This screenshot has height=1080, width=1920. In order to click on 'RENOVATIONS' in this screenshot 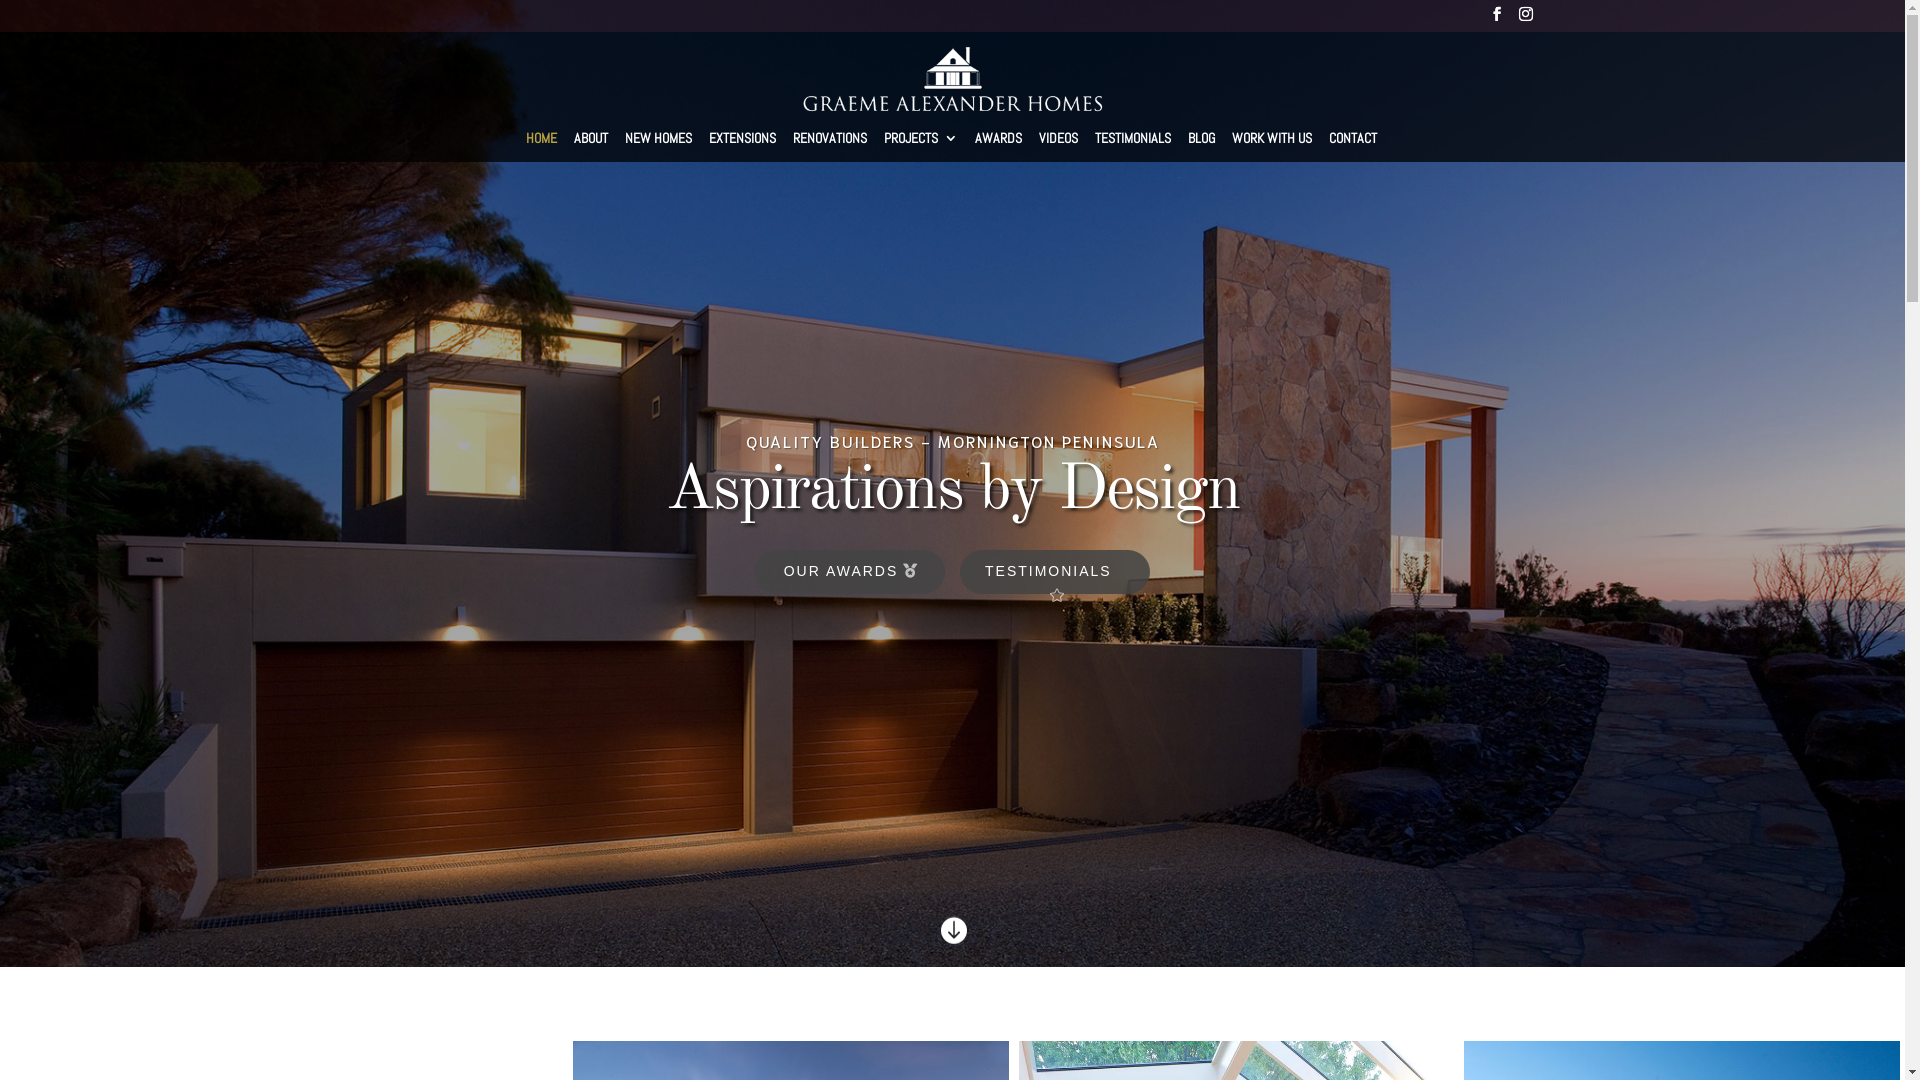, I will do `click(830, 144)`.